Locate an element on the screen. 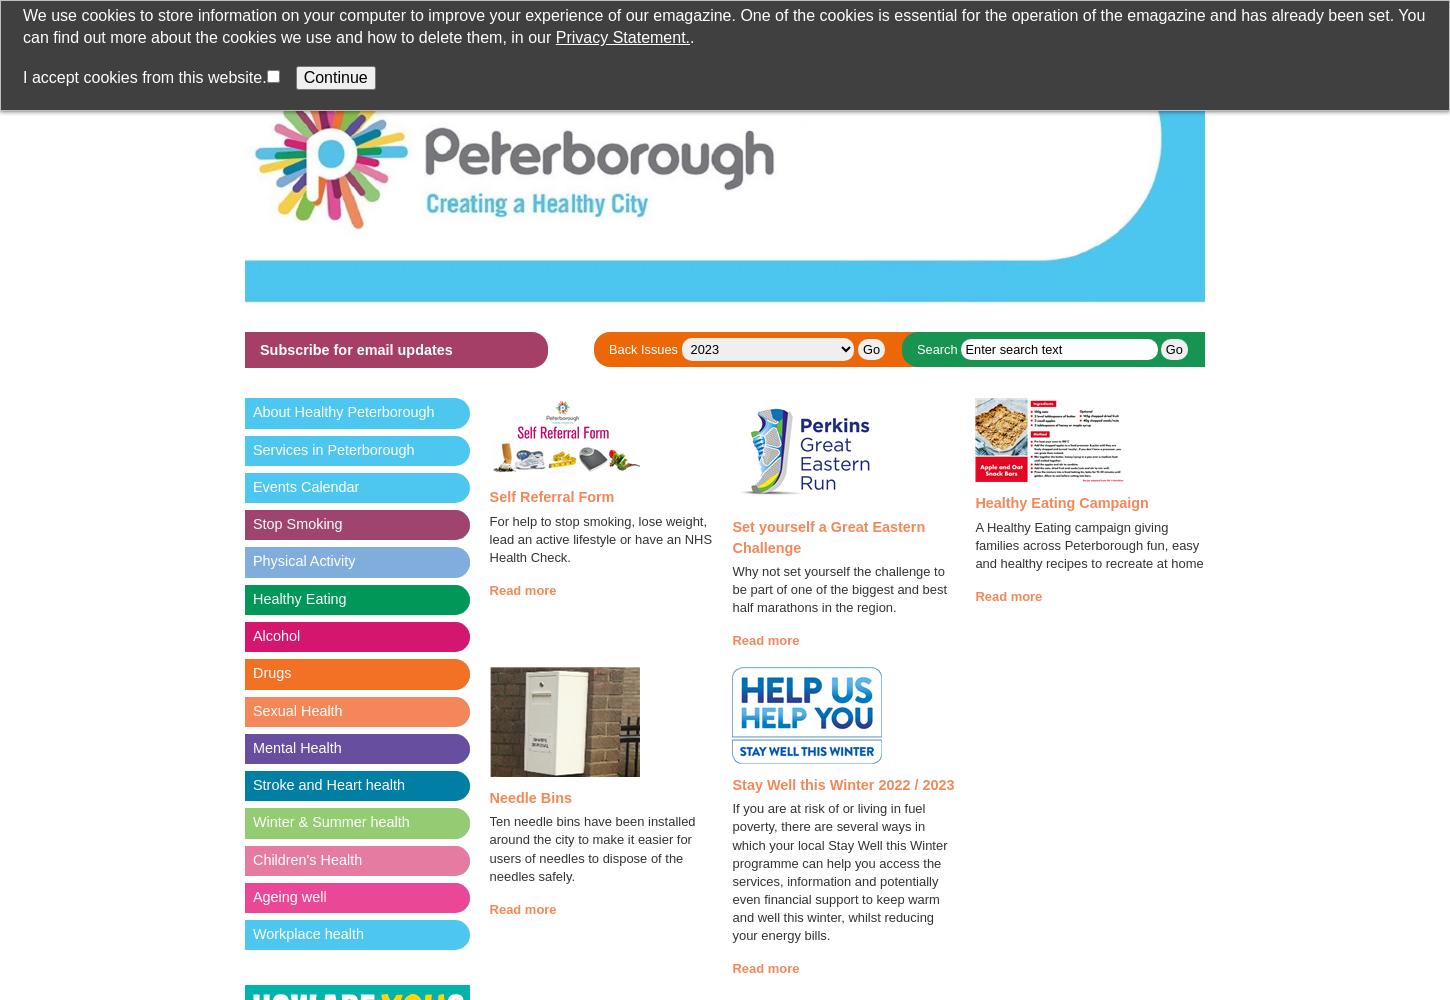  'Drugs' is located at coordinates (272, 673).